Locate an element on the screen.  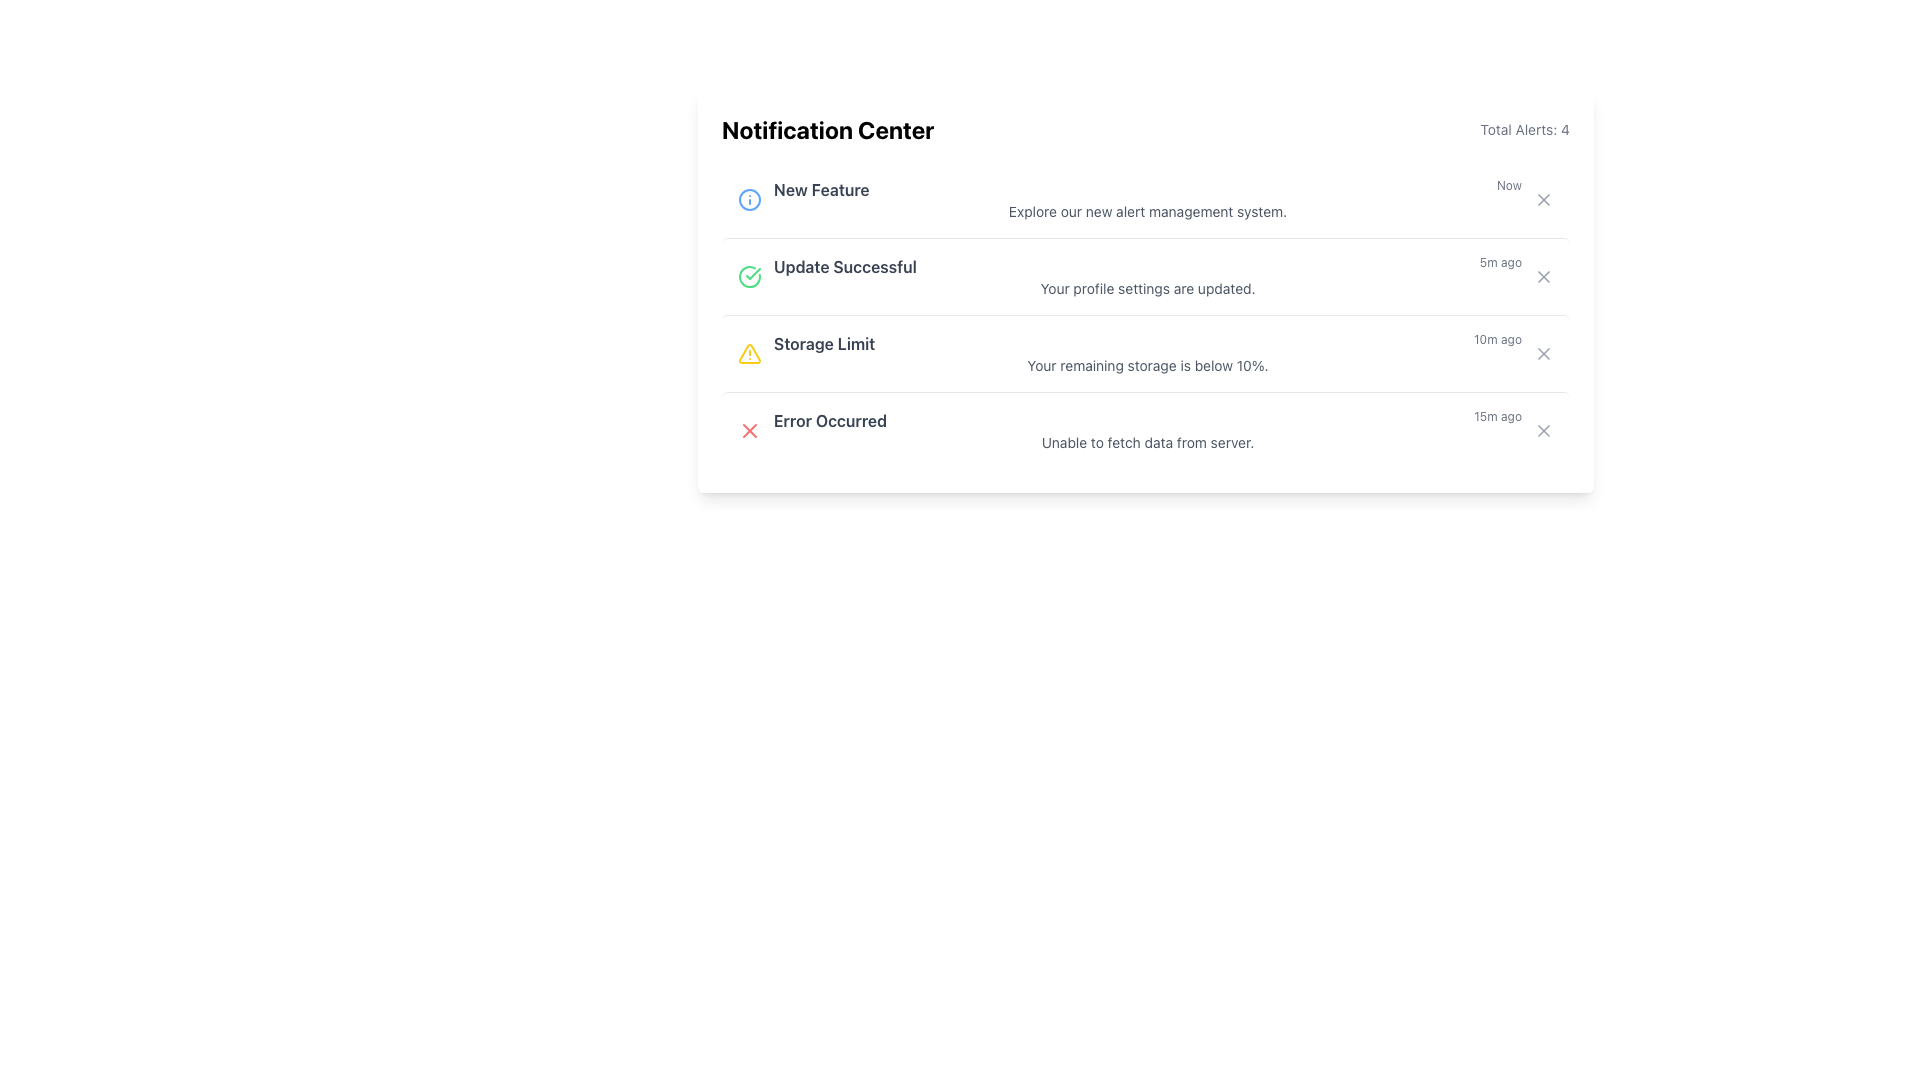
the static text element that reads 'Your remaining storage is below 10%' located within the 'Storage Limit' notification block is located at coordinates (1147, 366).